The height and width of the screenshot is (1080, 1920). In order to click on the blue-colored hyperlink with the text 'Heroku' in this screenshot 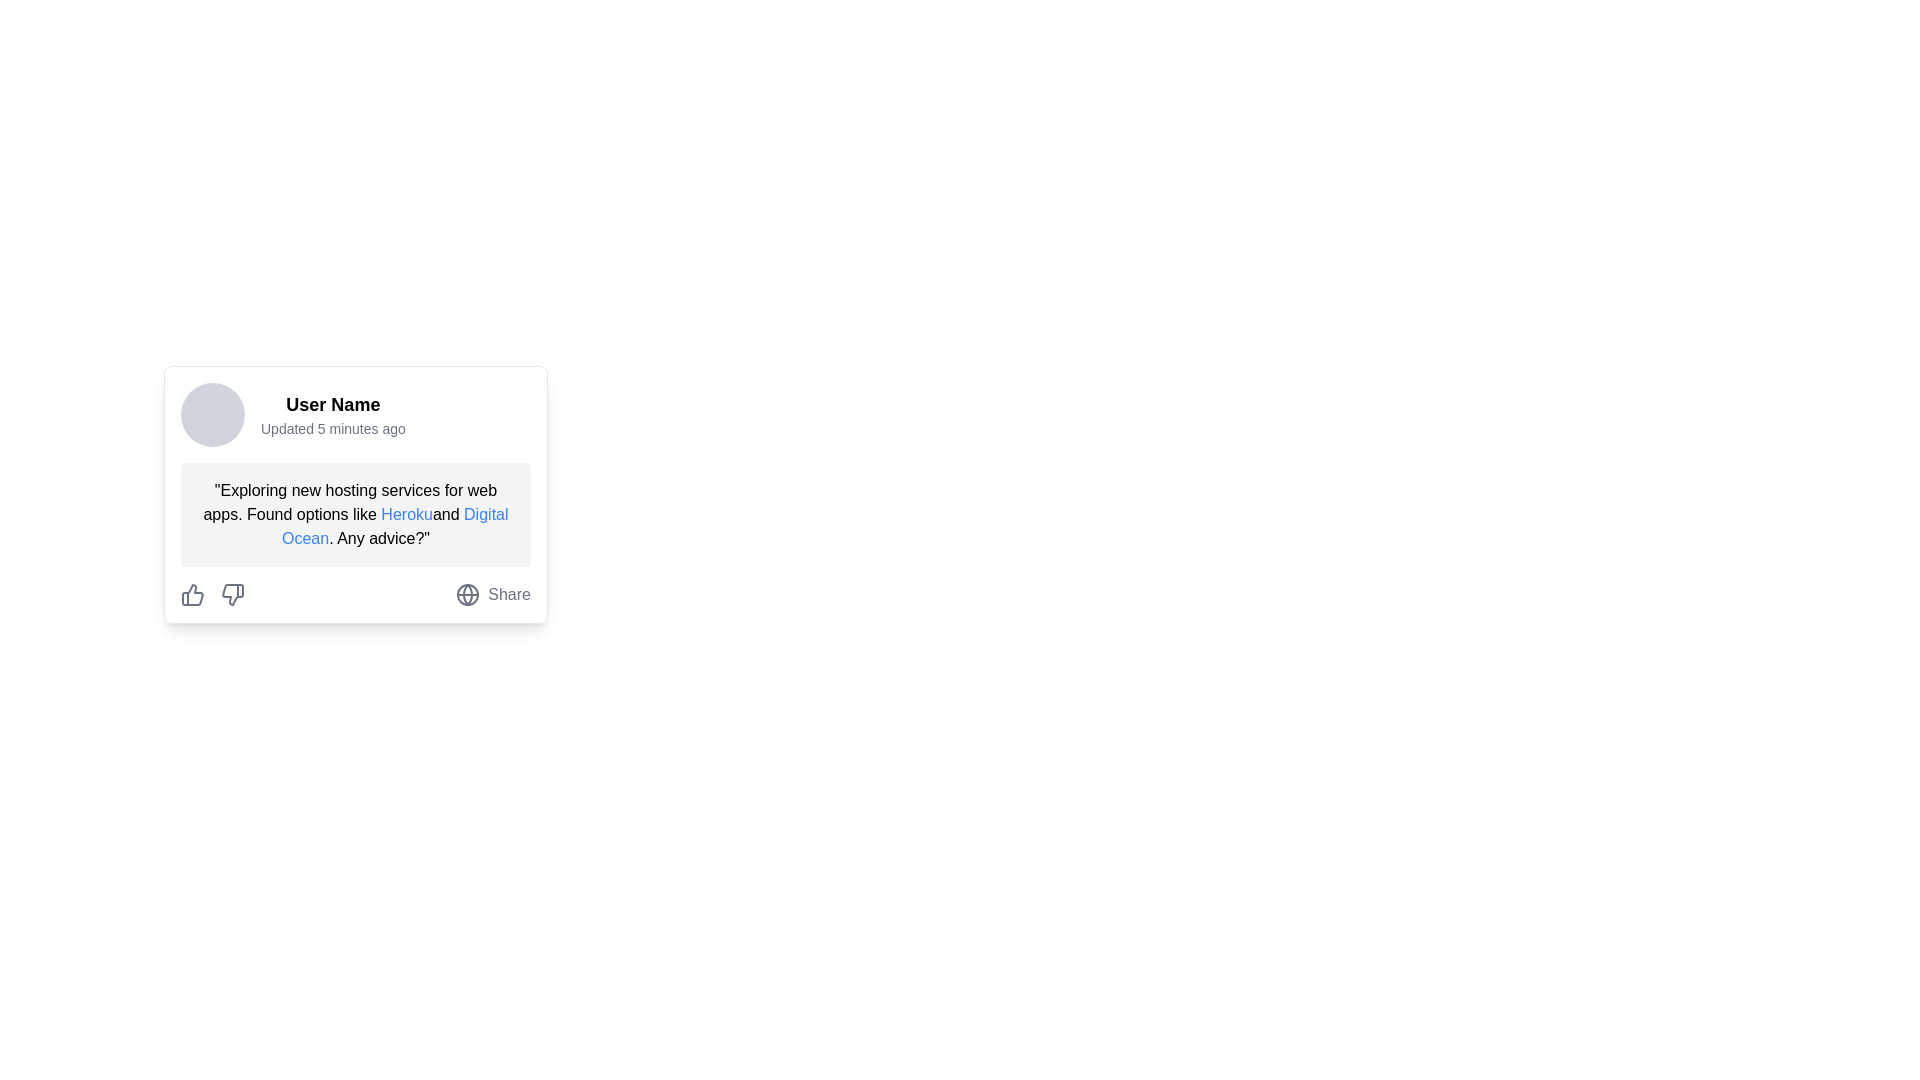, I will do `click(406, 513)`.